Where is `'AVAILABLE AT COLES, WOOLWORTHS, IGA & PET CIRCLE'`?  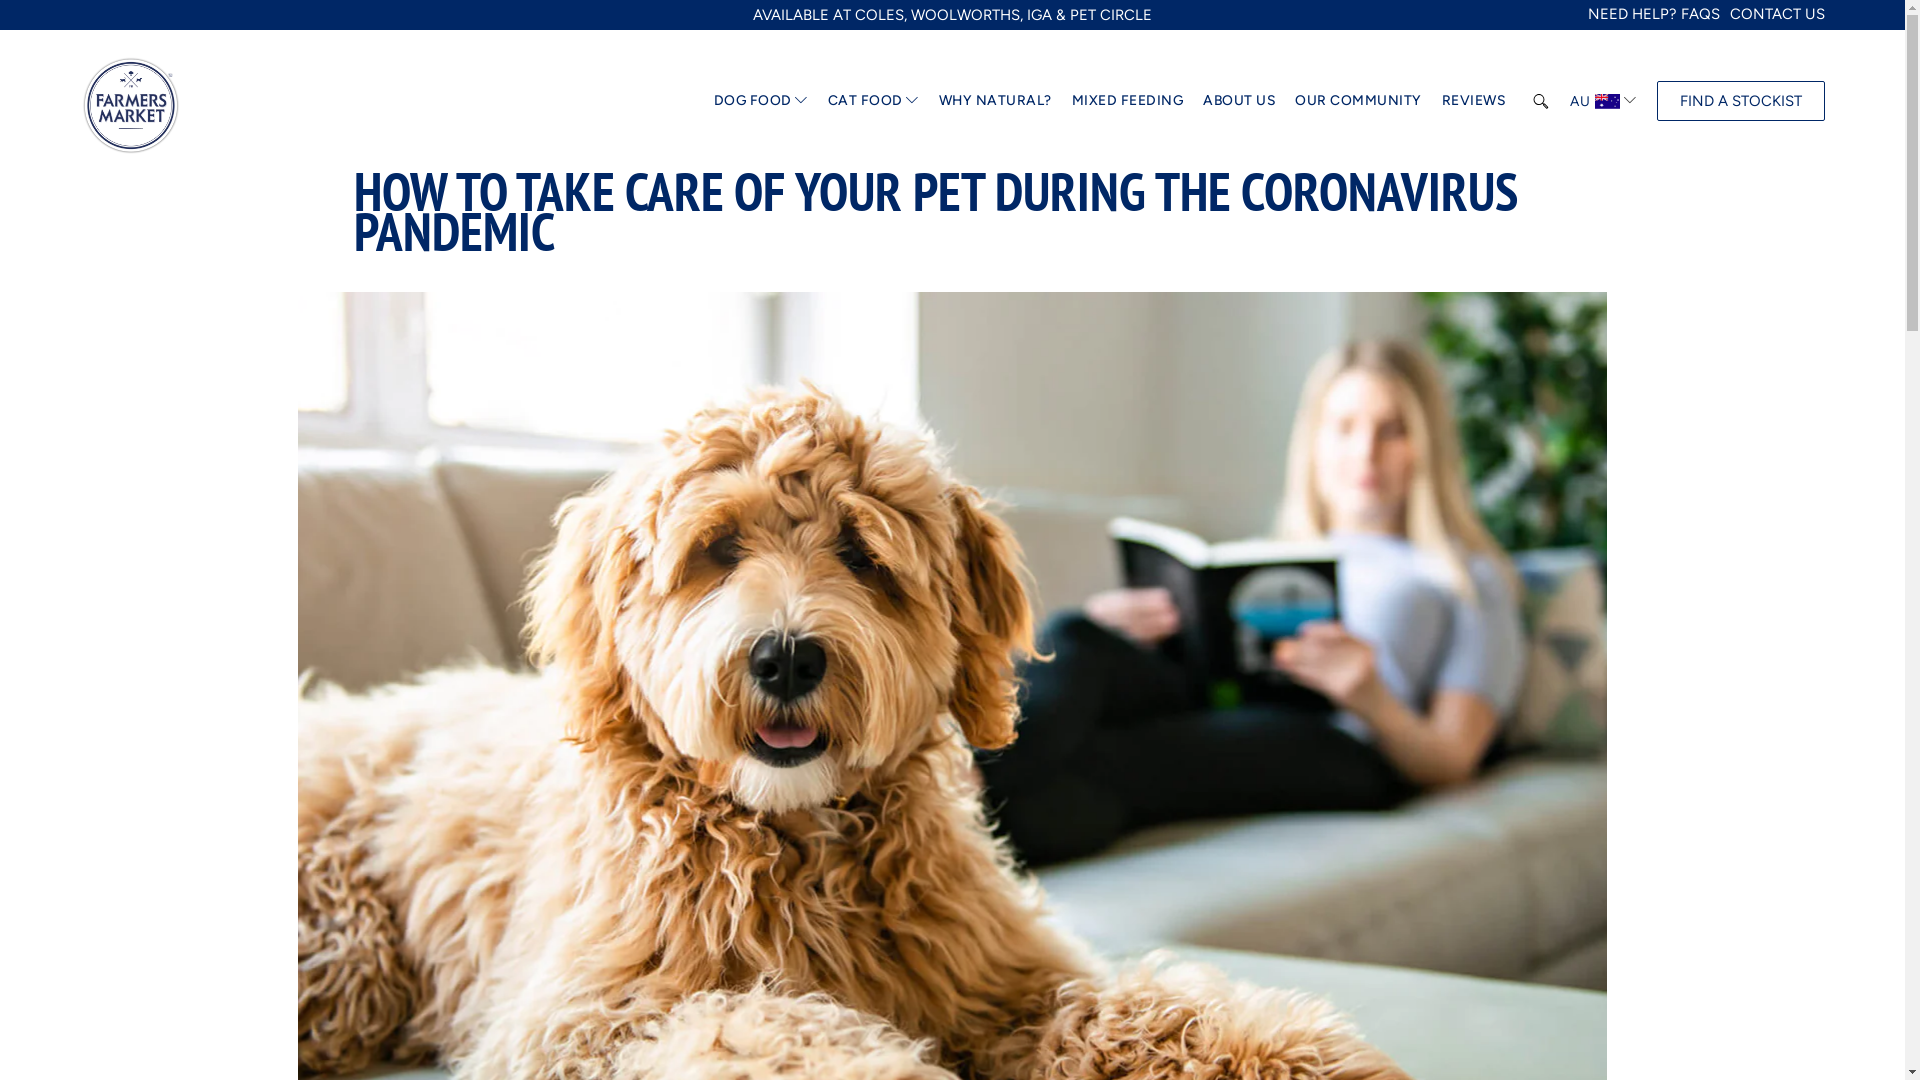 'AVAILABLE AT COLES, WOOLWORTHS, IGA & PET CIRCLE' is located at coordinates (951, 15).